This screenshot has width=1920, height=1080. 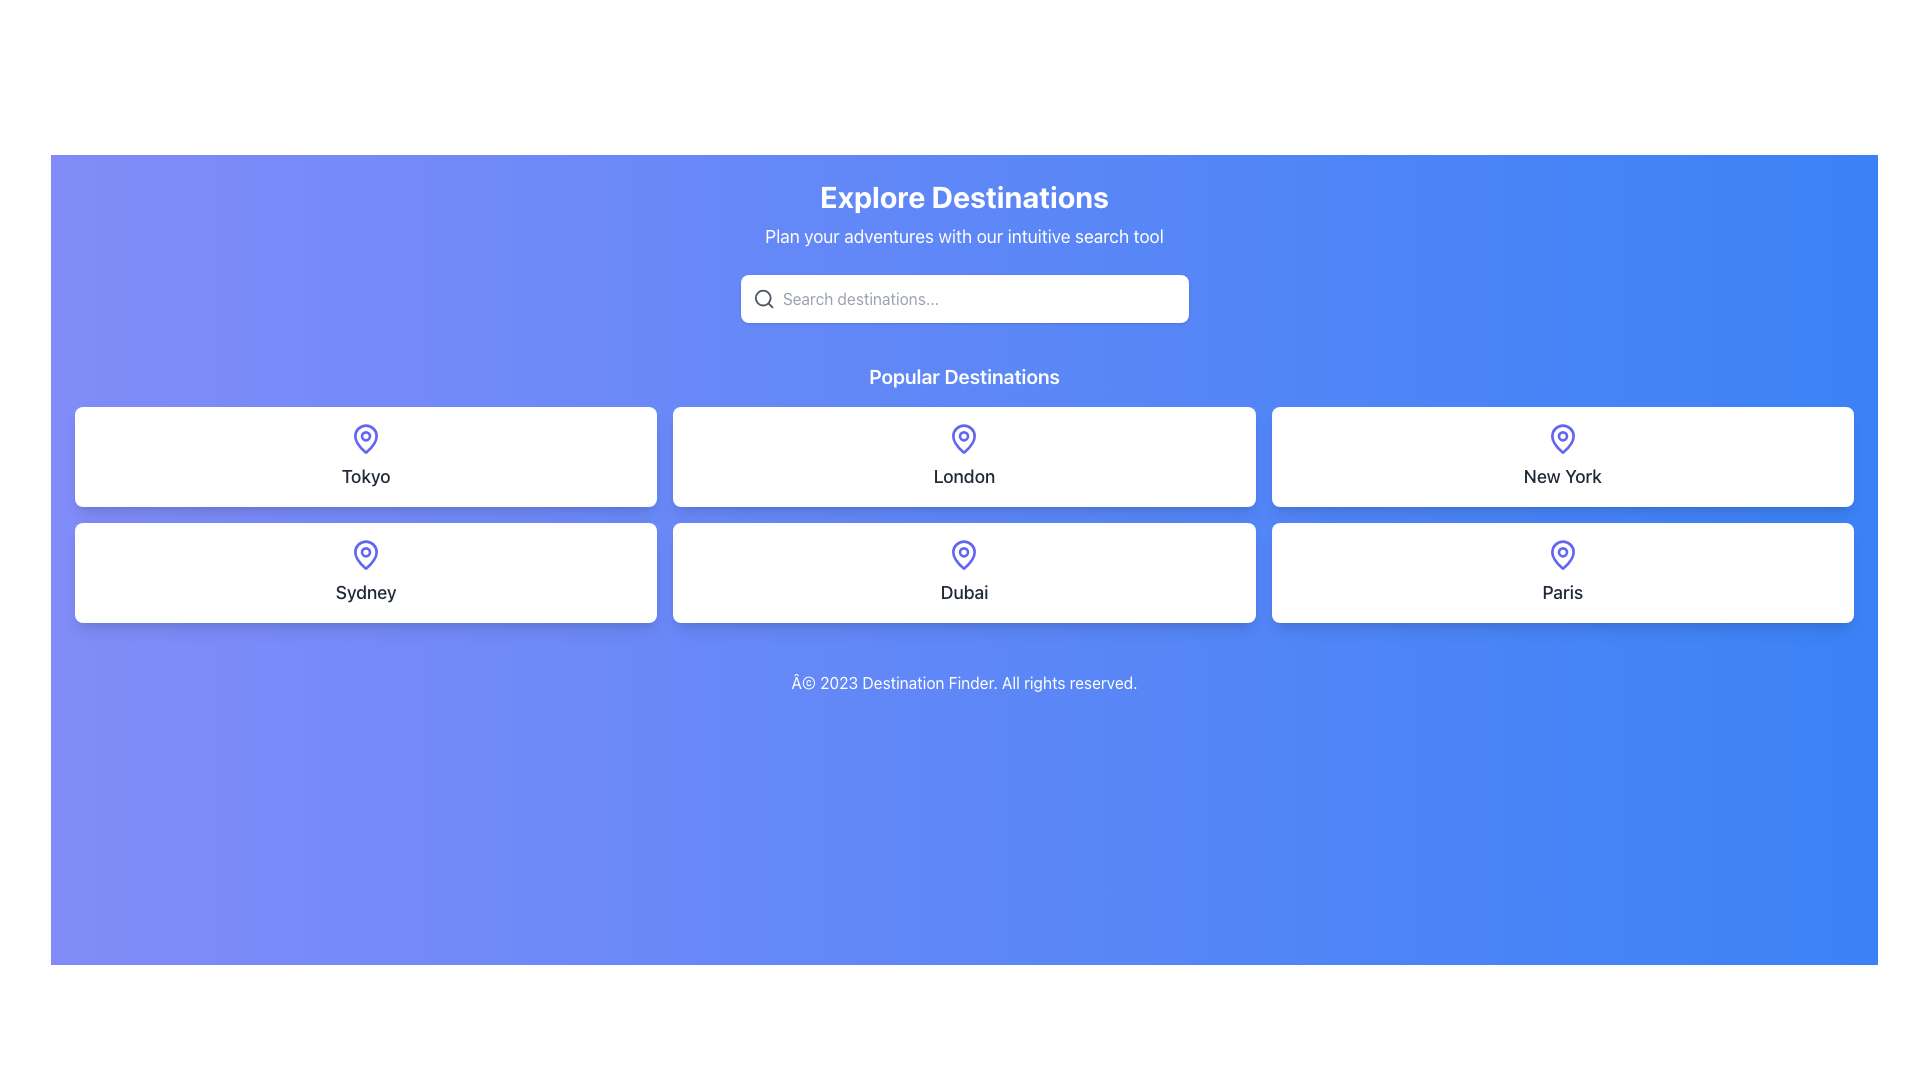 I want to click on the indigo heart-shaped map pin icon located above the 'Paris' label, so click(x=1561, y=555).